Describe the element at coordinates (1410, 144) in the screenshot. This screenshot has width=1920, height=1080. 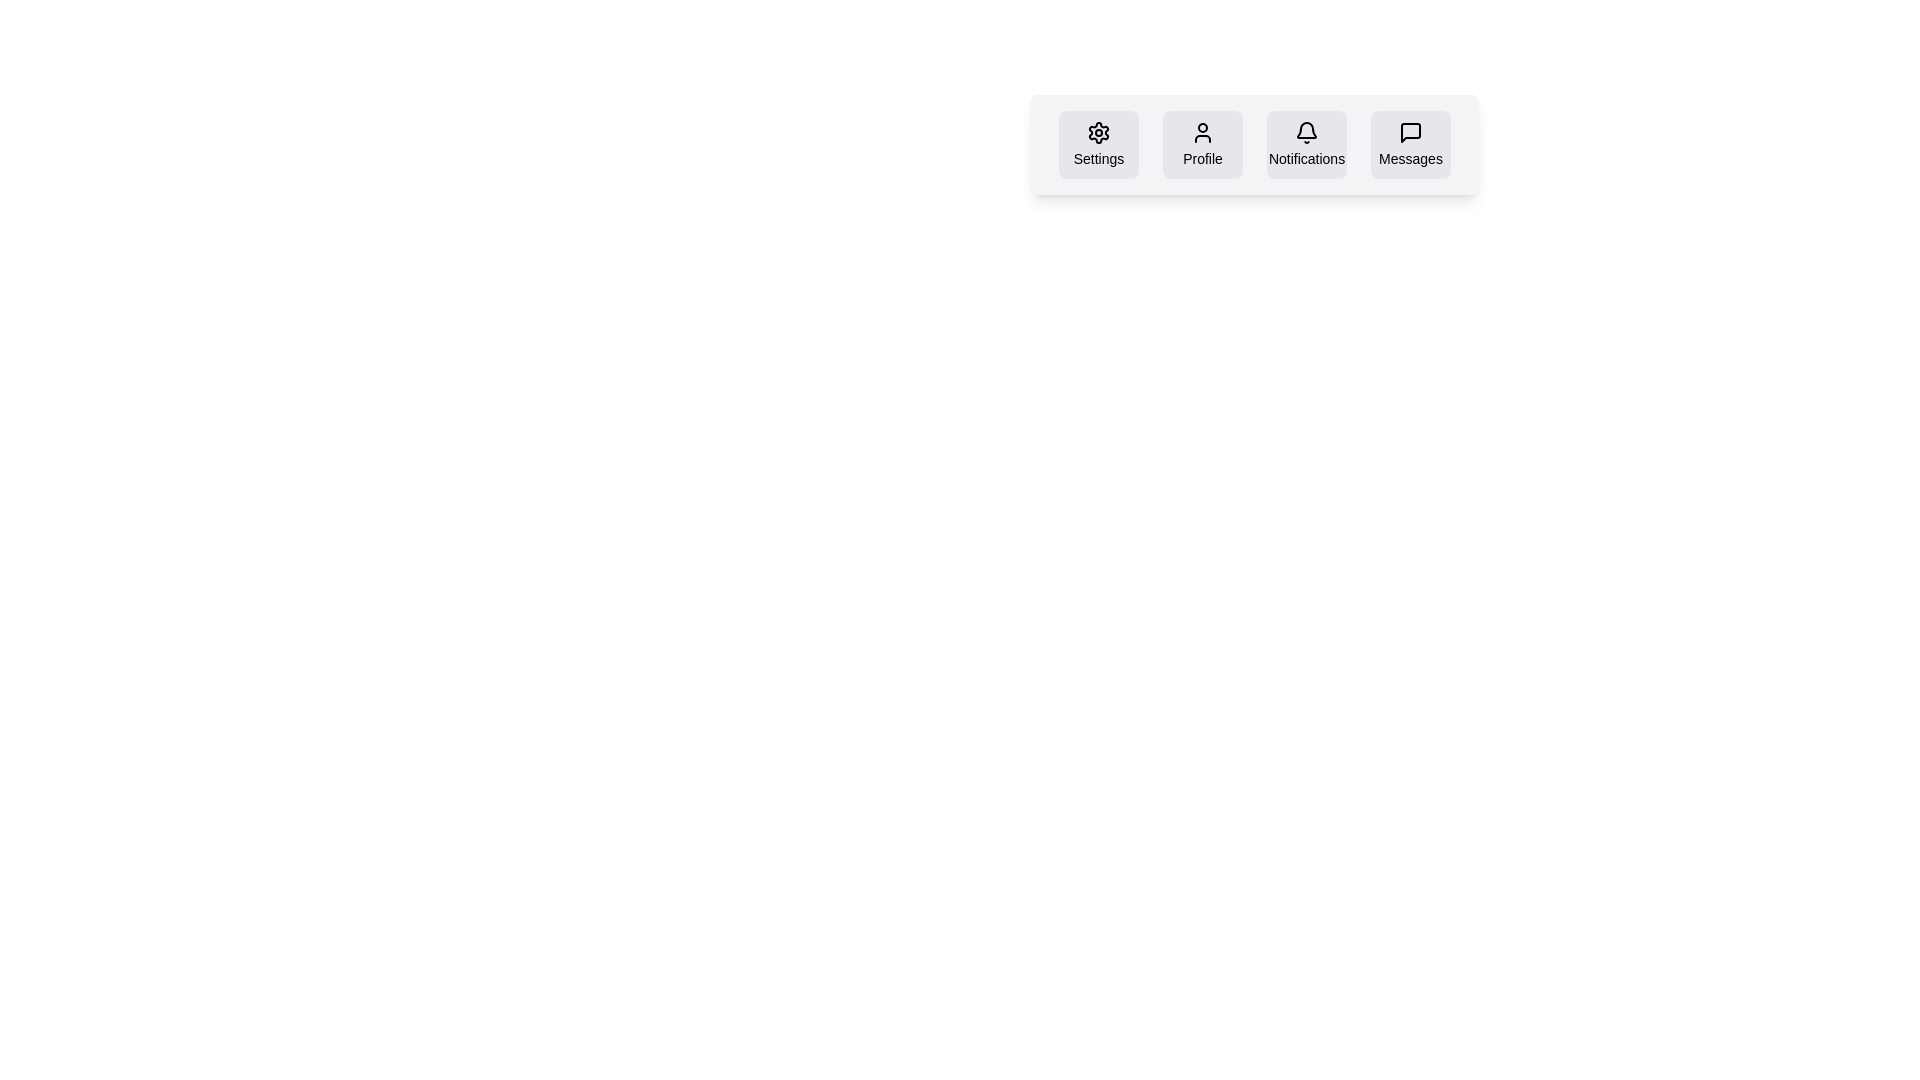
I see `the 'Messages' button, which is the fourth button in a horizontal series located at the top-right of the interface` at that location.